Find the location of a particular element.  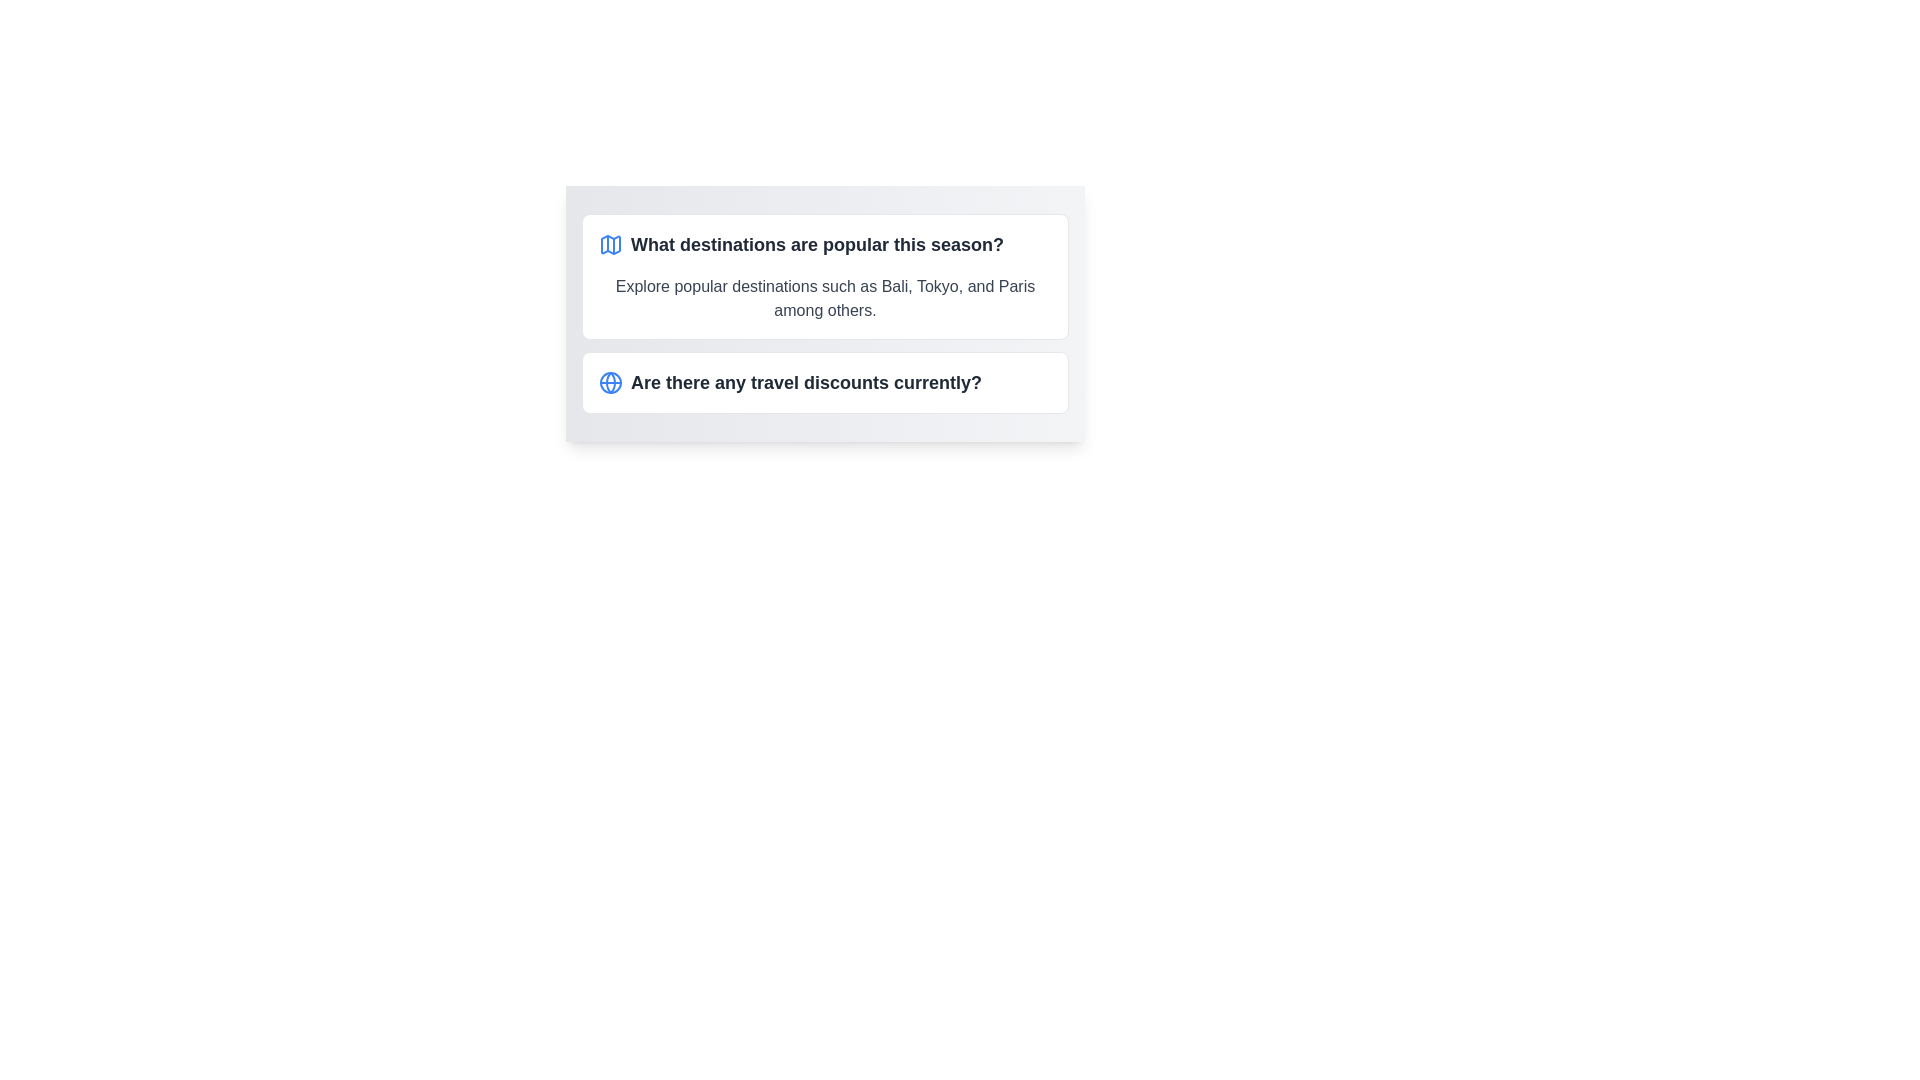

the blue map icon that appears to the left of the text 'What destinations are popular this season?' is located at coordinates (609, 244).